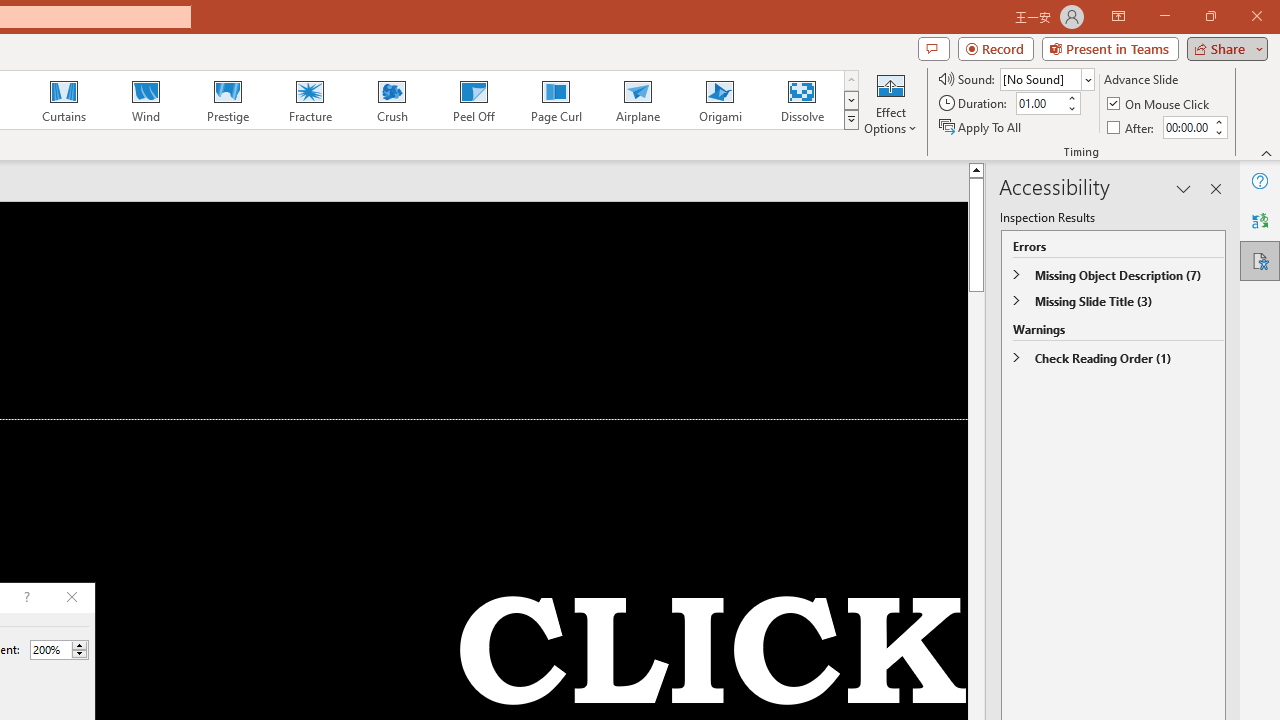  What do you see at coordinates (391, 100) in the screenshot?
I see `'Crush'` at bounding box center [391, 100].